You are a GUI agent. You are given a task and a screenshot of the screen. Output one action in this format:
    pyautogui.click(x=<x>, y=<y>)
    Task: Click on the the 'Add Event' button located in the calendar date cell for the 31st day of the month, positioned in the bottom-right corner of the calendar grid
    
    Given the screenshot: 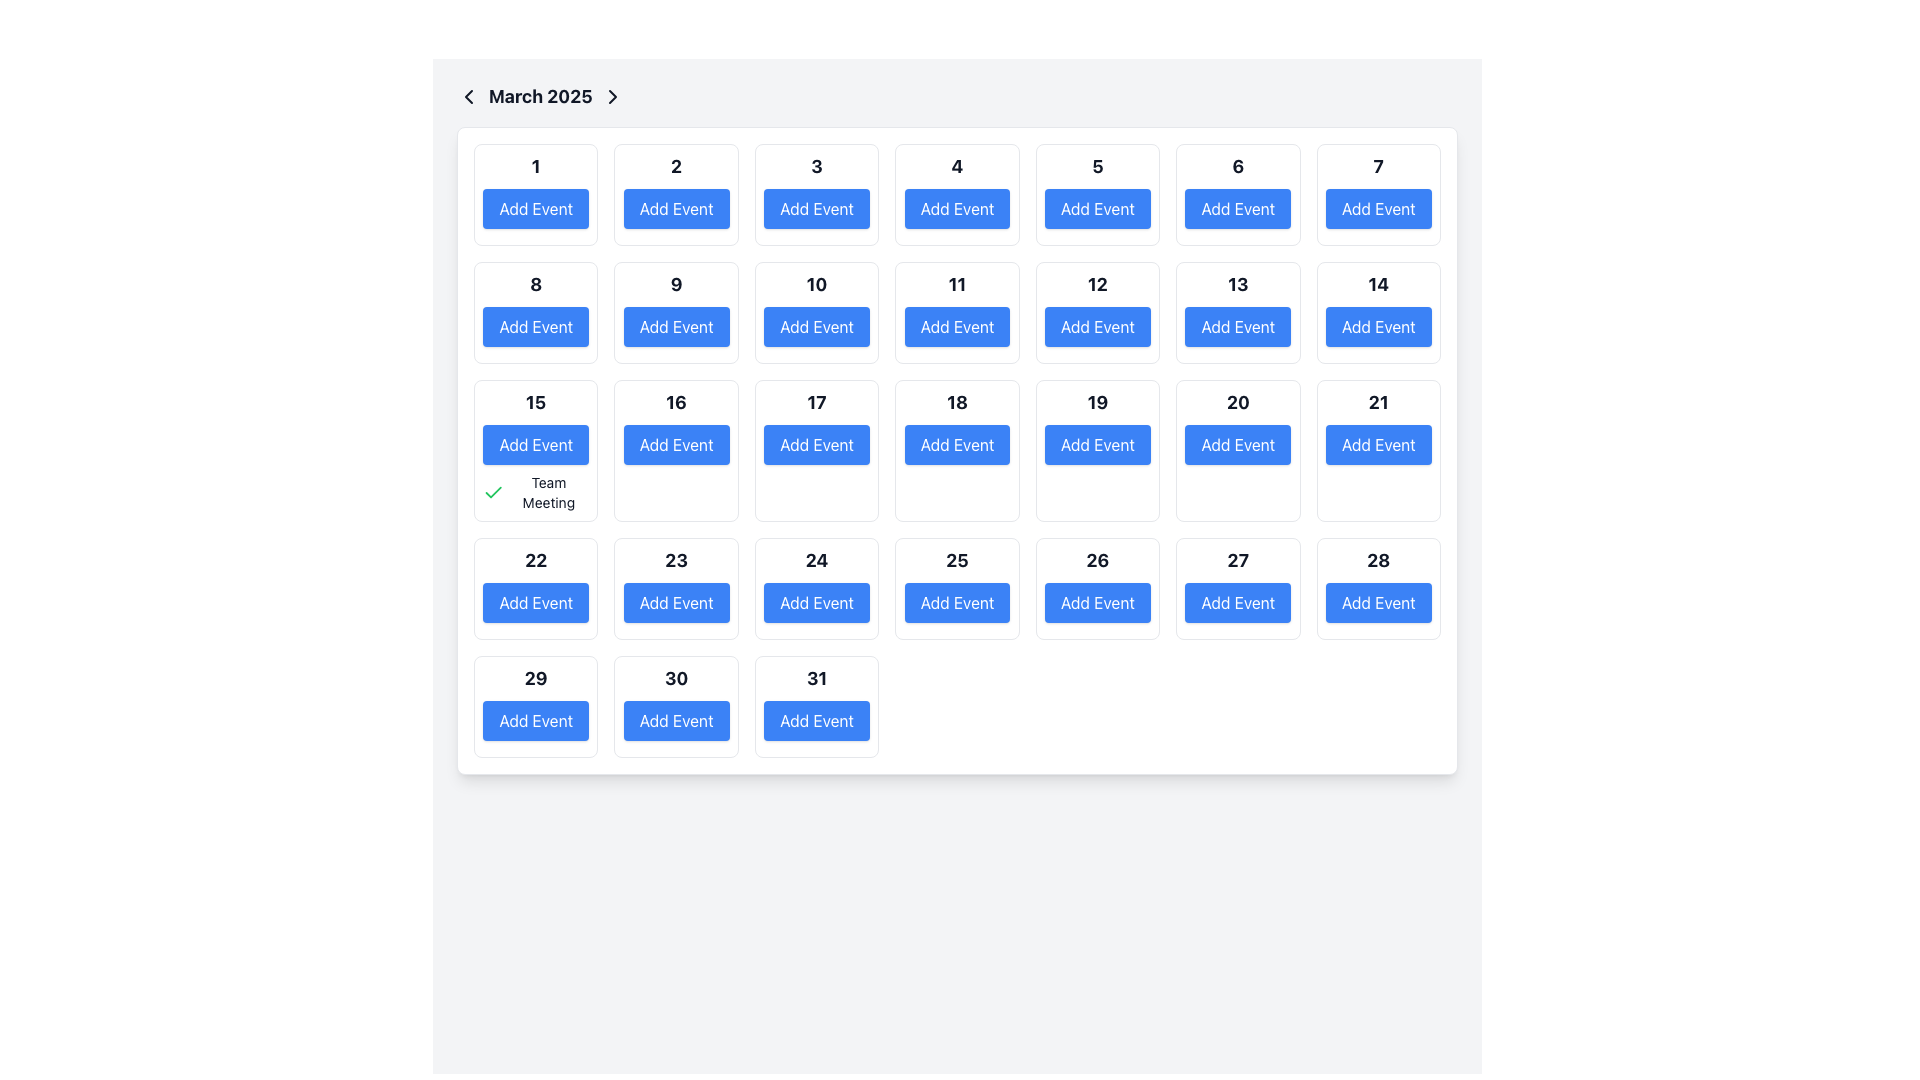 What is the action you would take?
    pyautogui.click(x=817, y=705)
    